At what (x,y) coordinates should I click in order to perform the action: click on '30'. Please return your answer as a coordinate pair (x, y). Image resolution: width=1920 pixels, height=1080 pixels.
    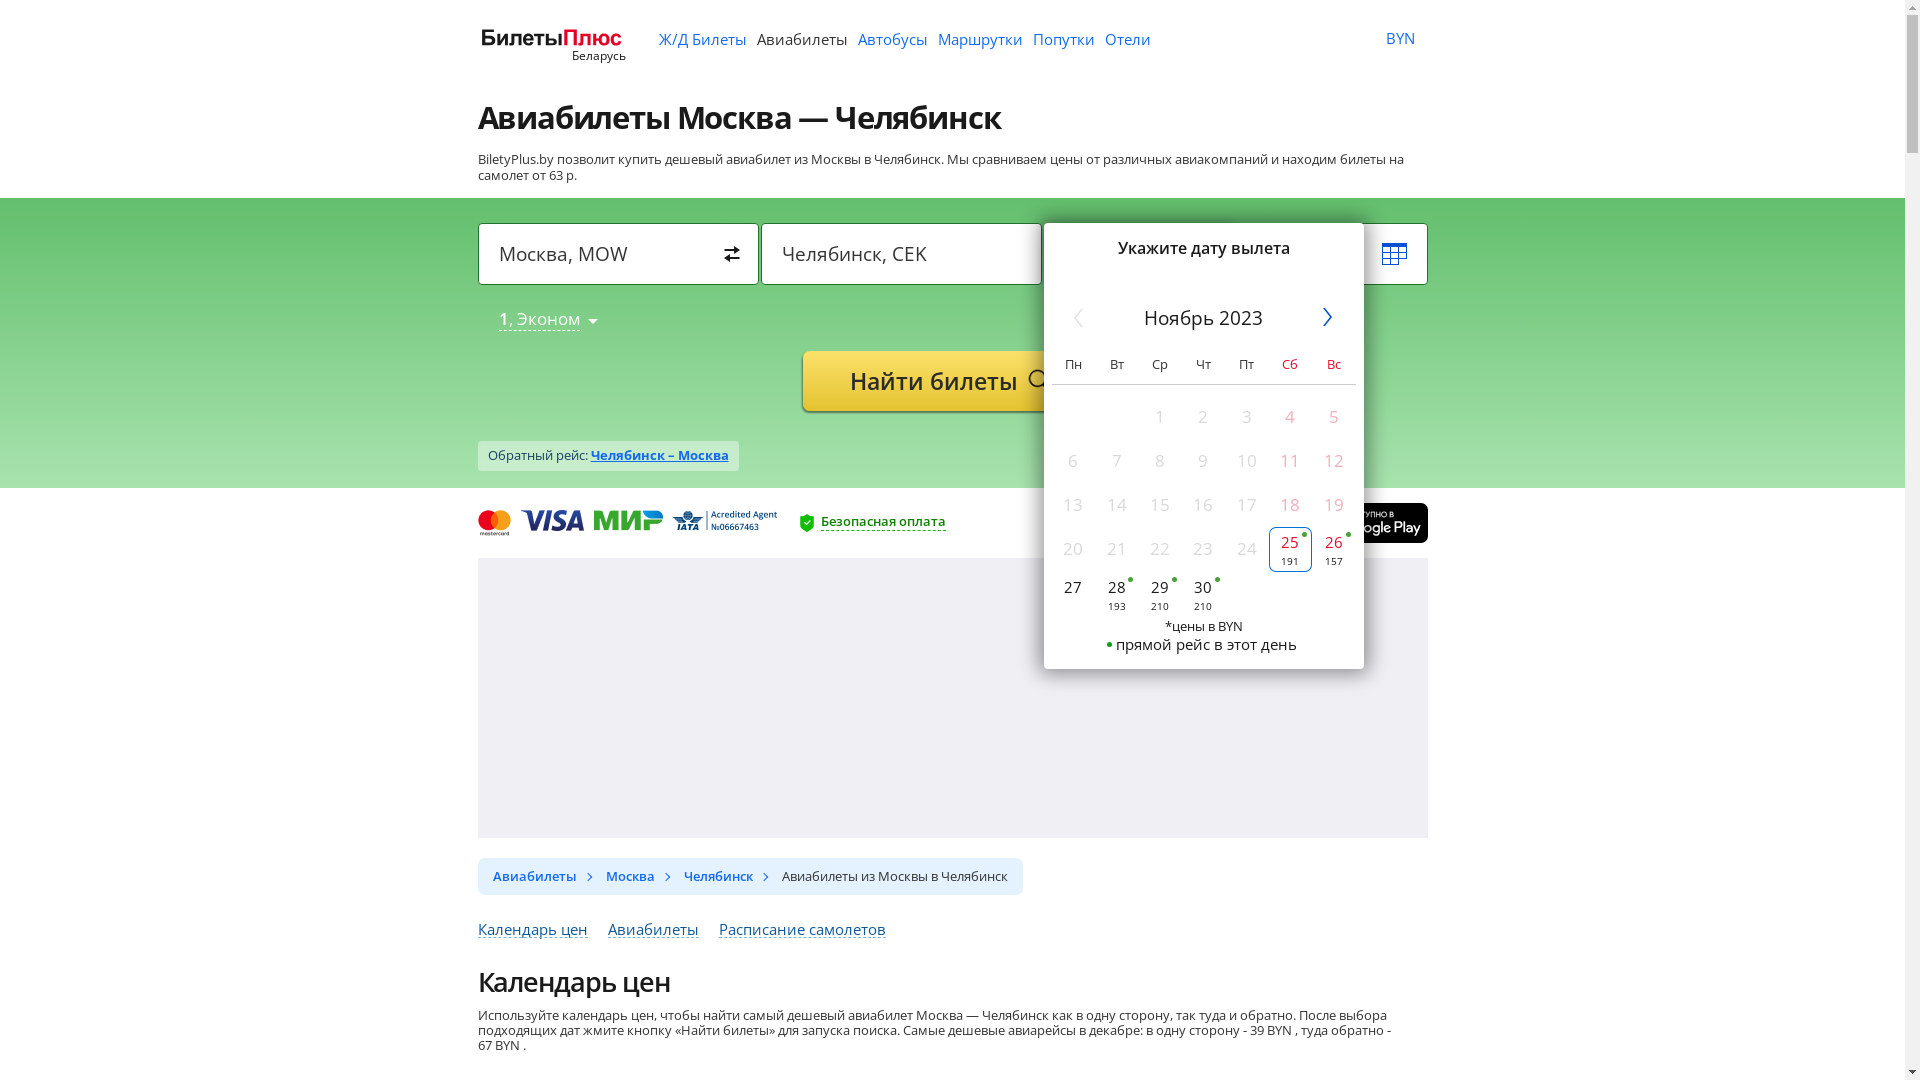
    Looking at the image, I should click on (1202, 593).